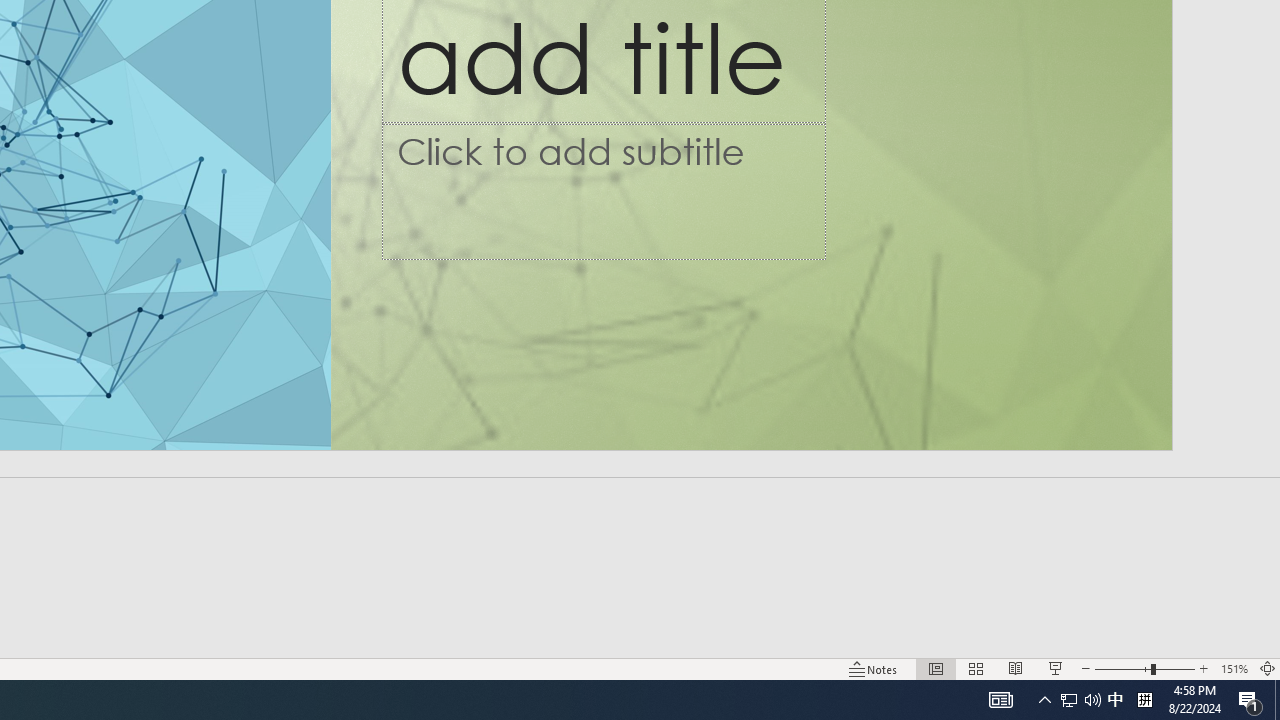  Describe the element at coordinates (1233, 669) in the screenshot. I see `'Zoom 151%'` at that location.